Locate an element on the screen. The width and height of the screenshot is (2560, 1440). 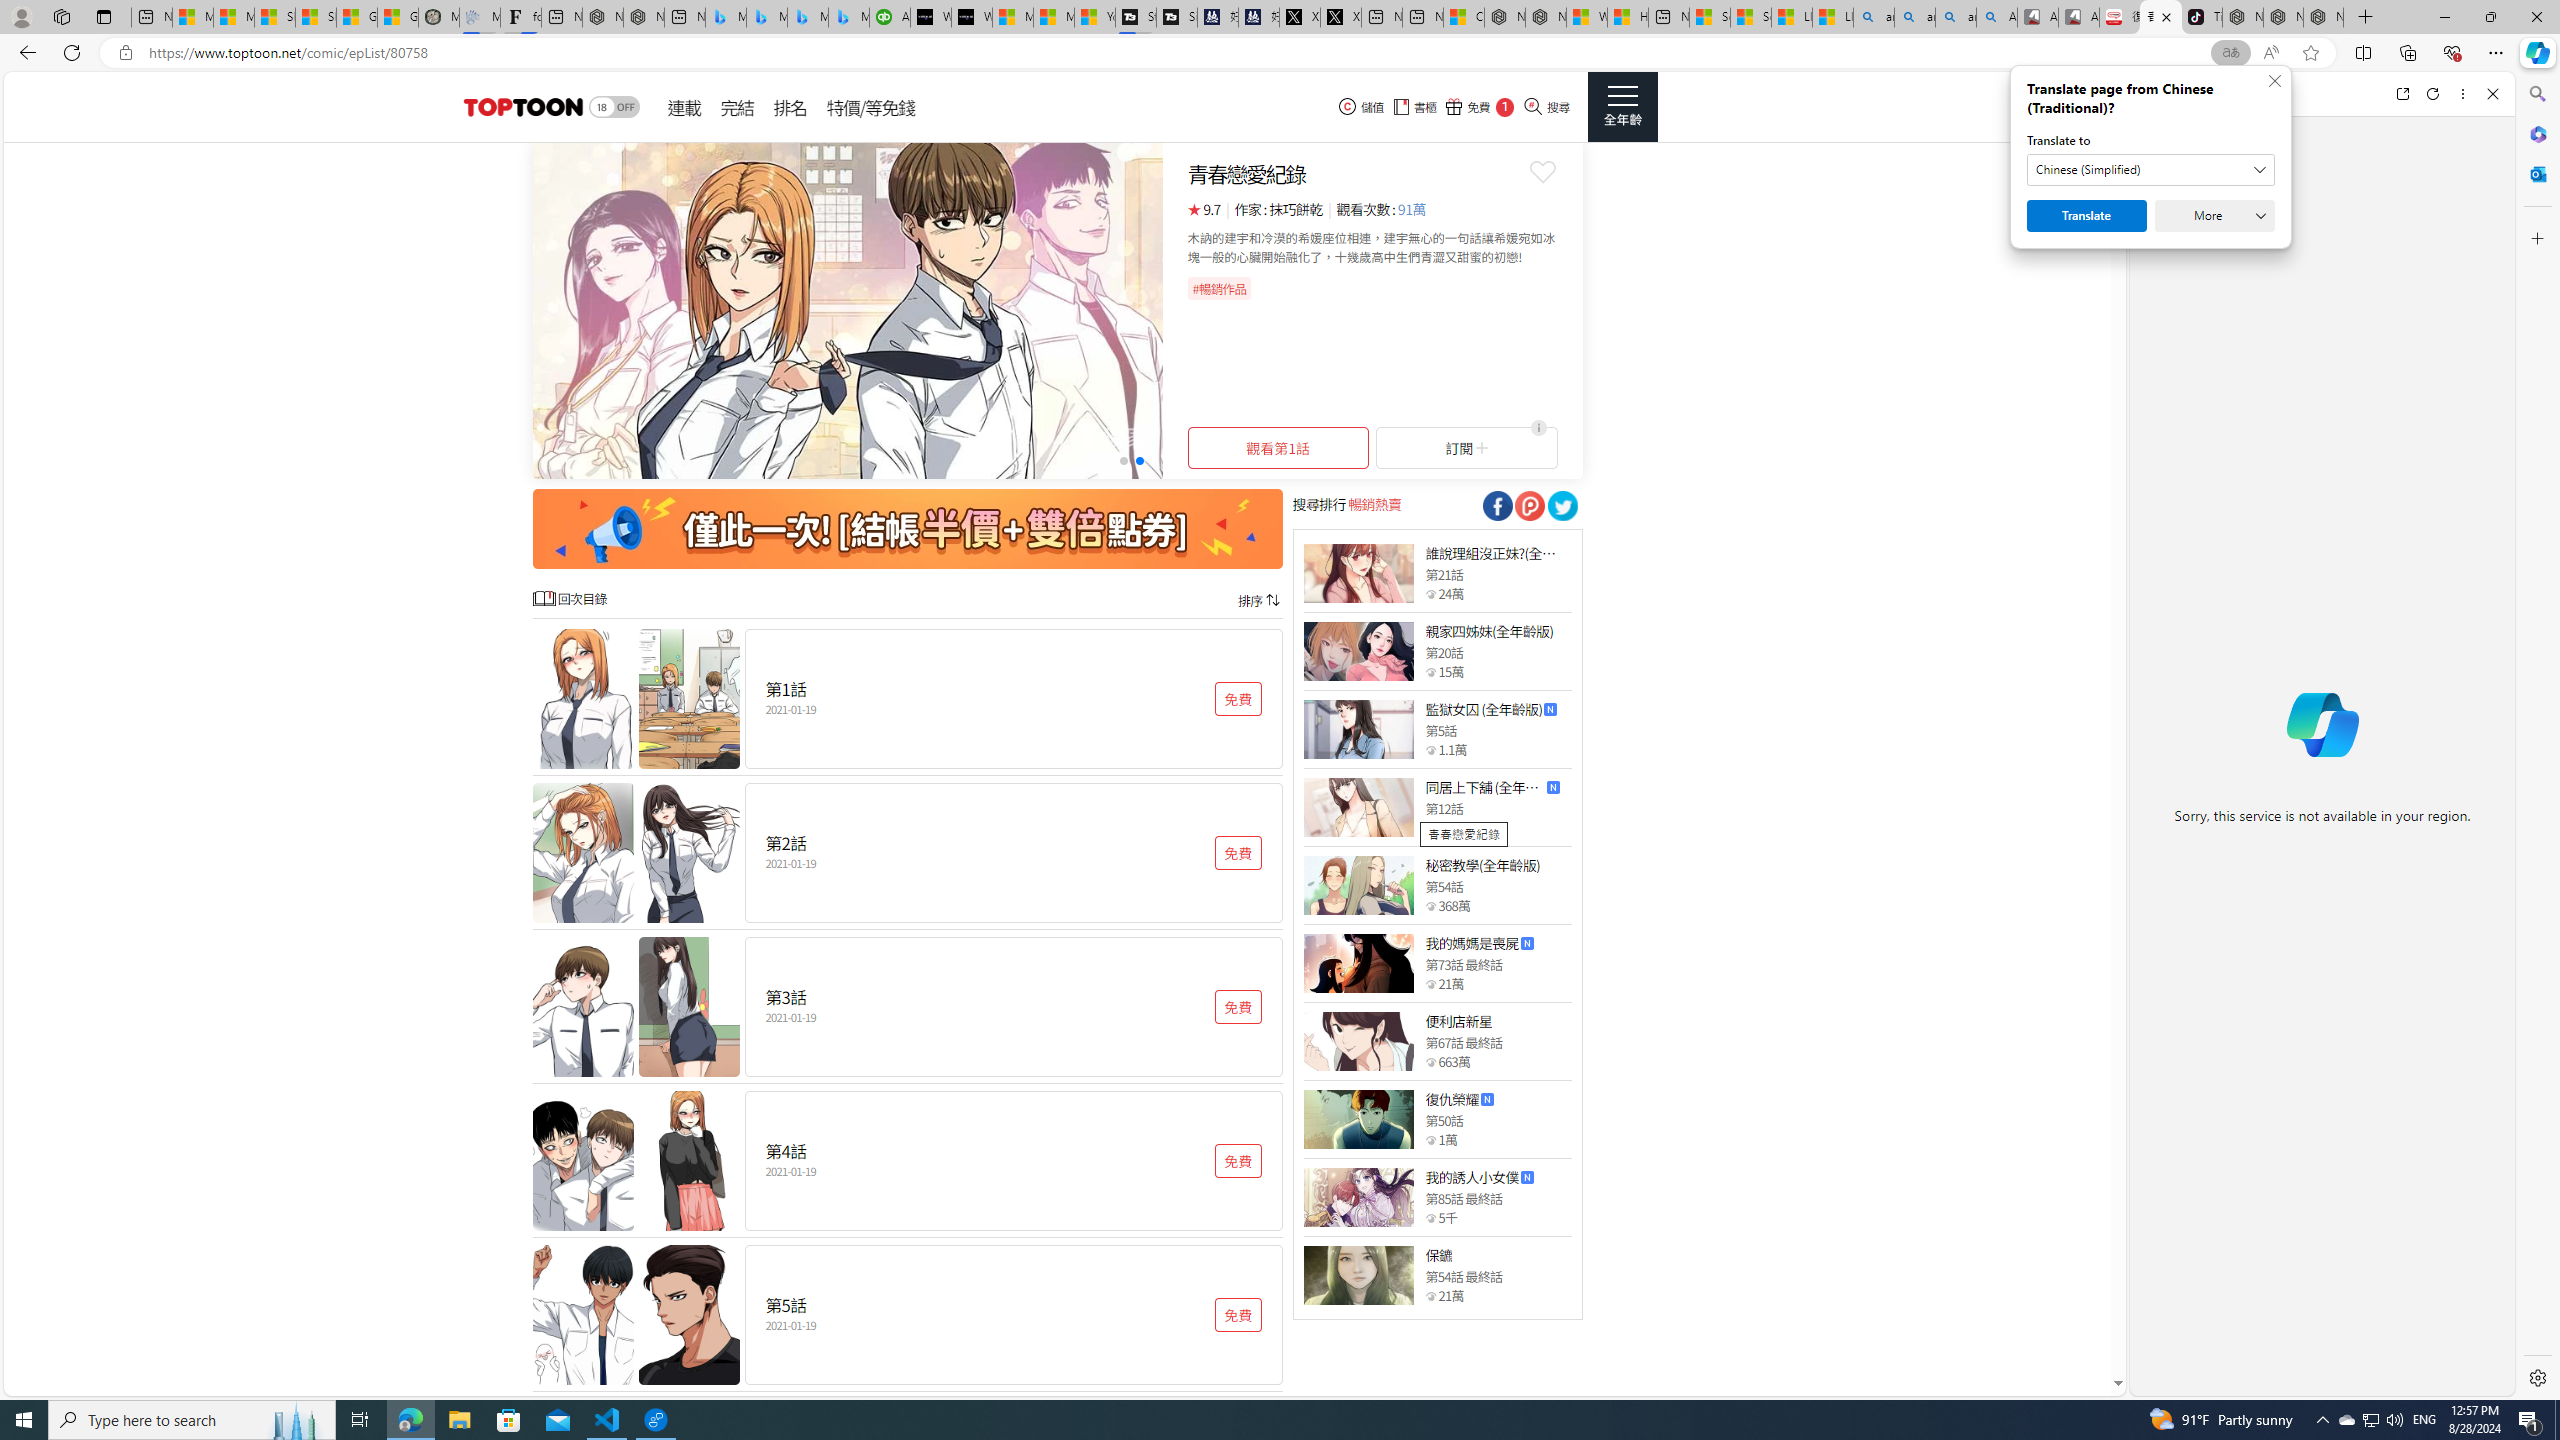
'Outlook' is located at coordinates (2535, 172).